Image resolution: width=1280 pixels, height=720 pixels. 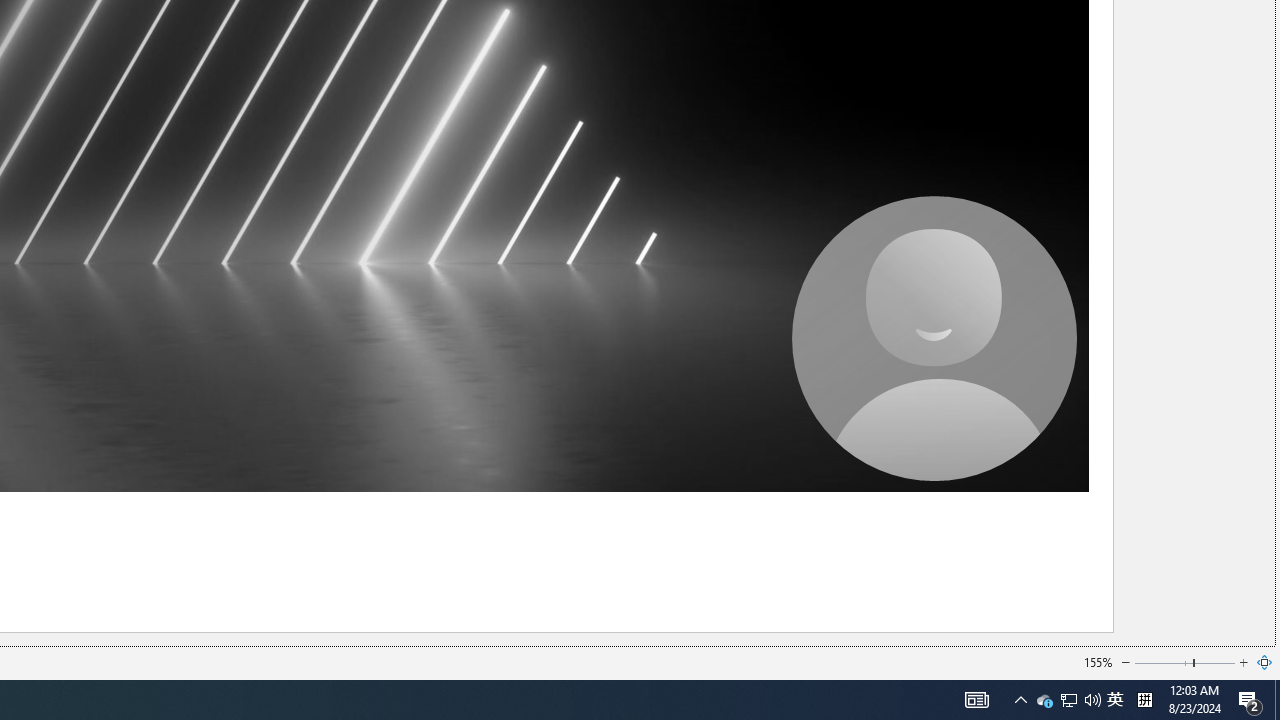 What do you see at coordinates (1163, 663) in the screenshot?
I see `'Page left'` at bounding box center [1163, 663].